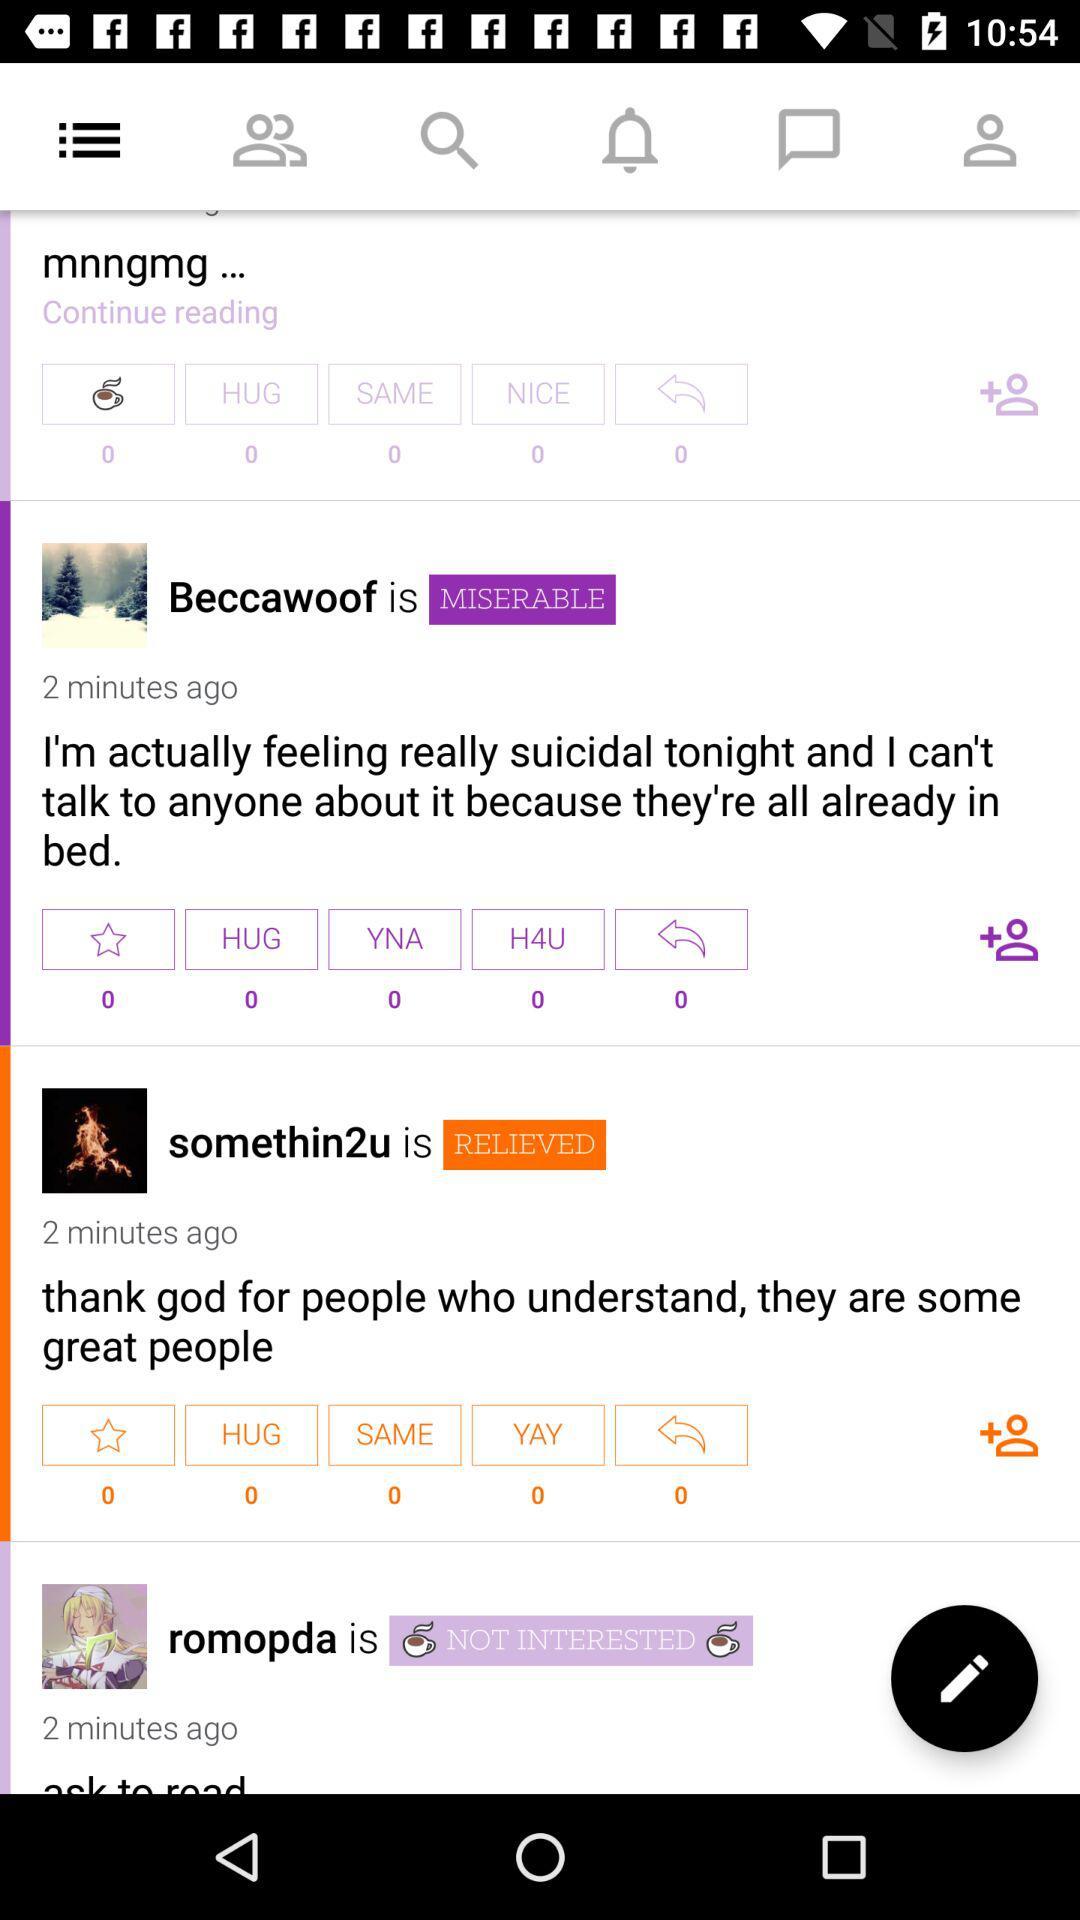 The height and width of the screenshot is (1920, 1080). Describe the element at coordinates (680, 1434) in the screenshot. I see `go back` at that location.